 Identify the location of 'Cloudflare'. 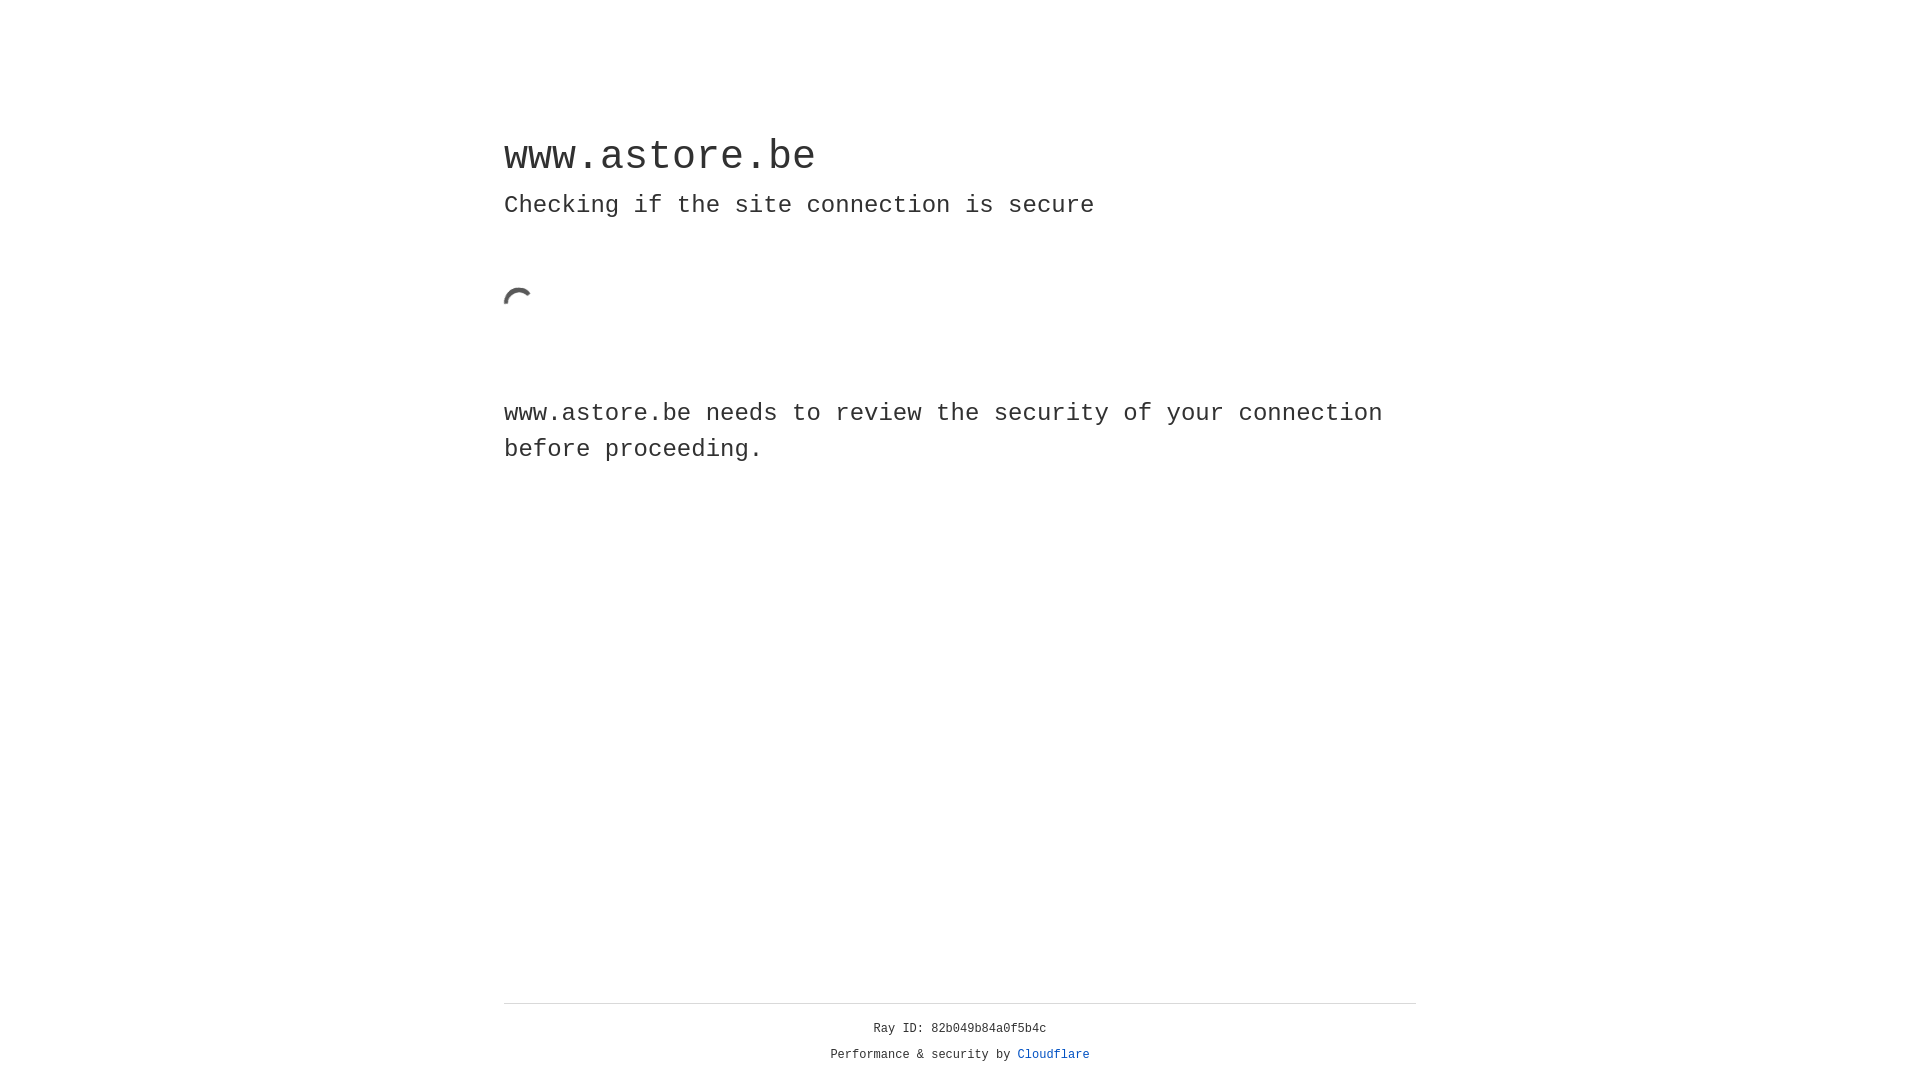
(1053, 1054).